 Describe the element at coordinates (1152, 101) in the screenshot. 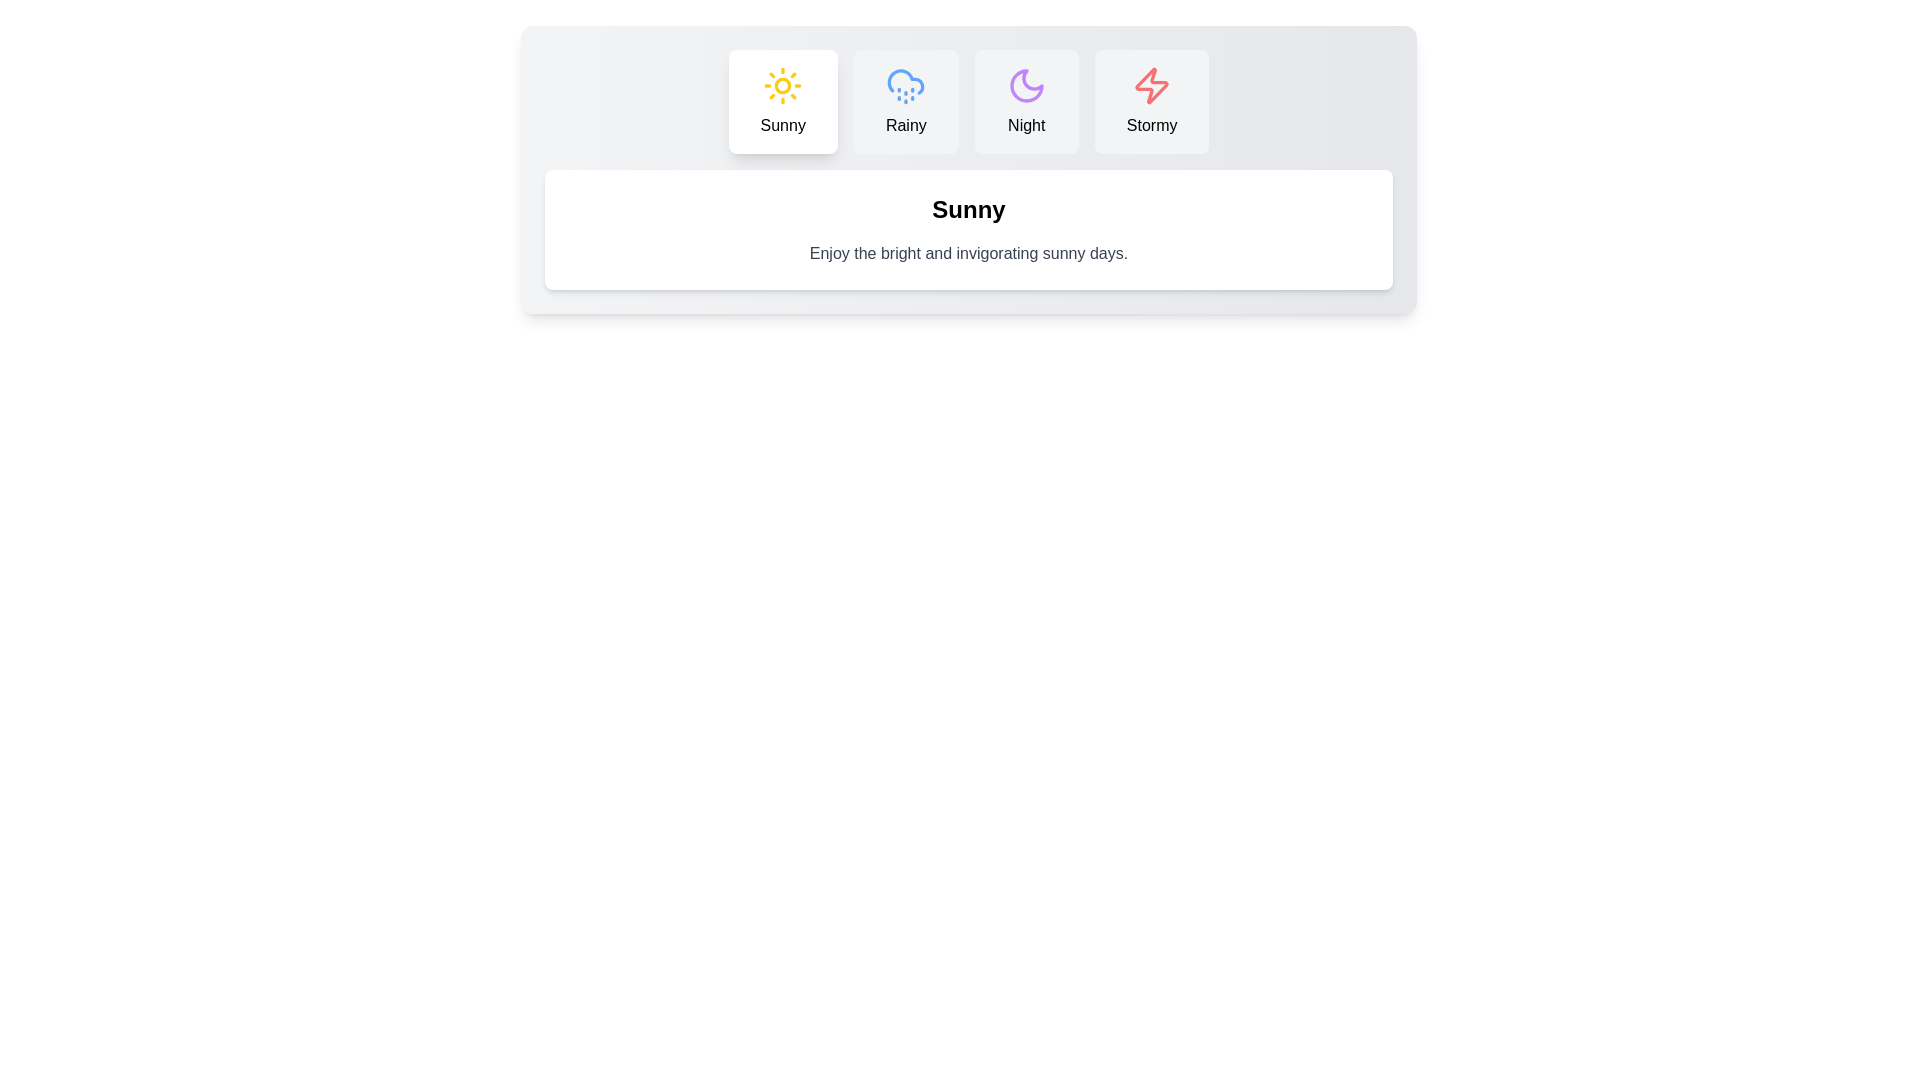

I see `the Stormy tab by clicking its button` at that location.